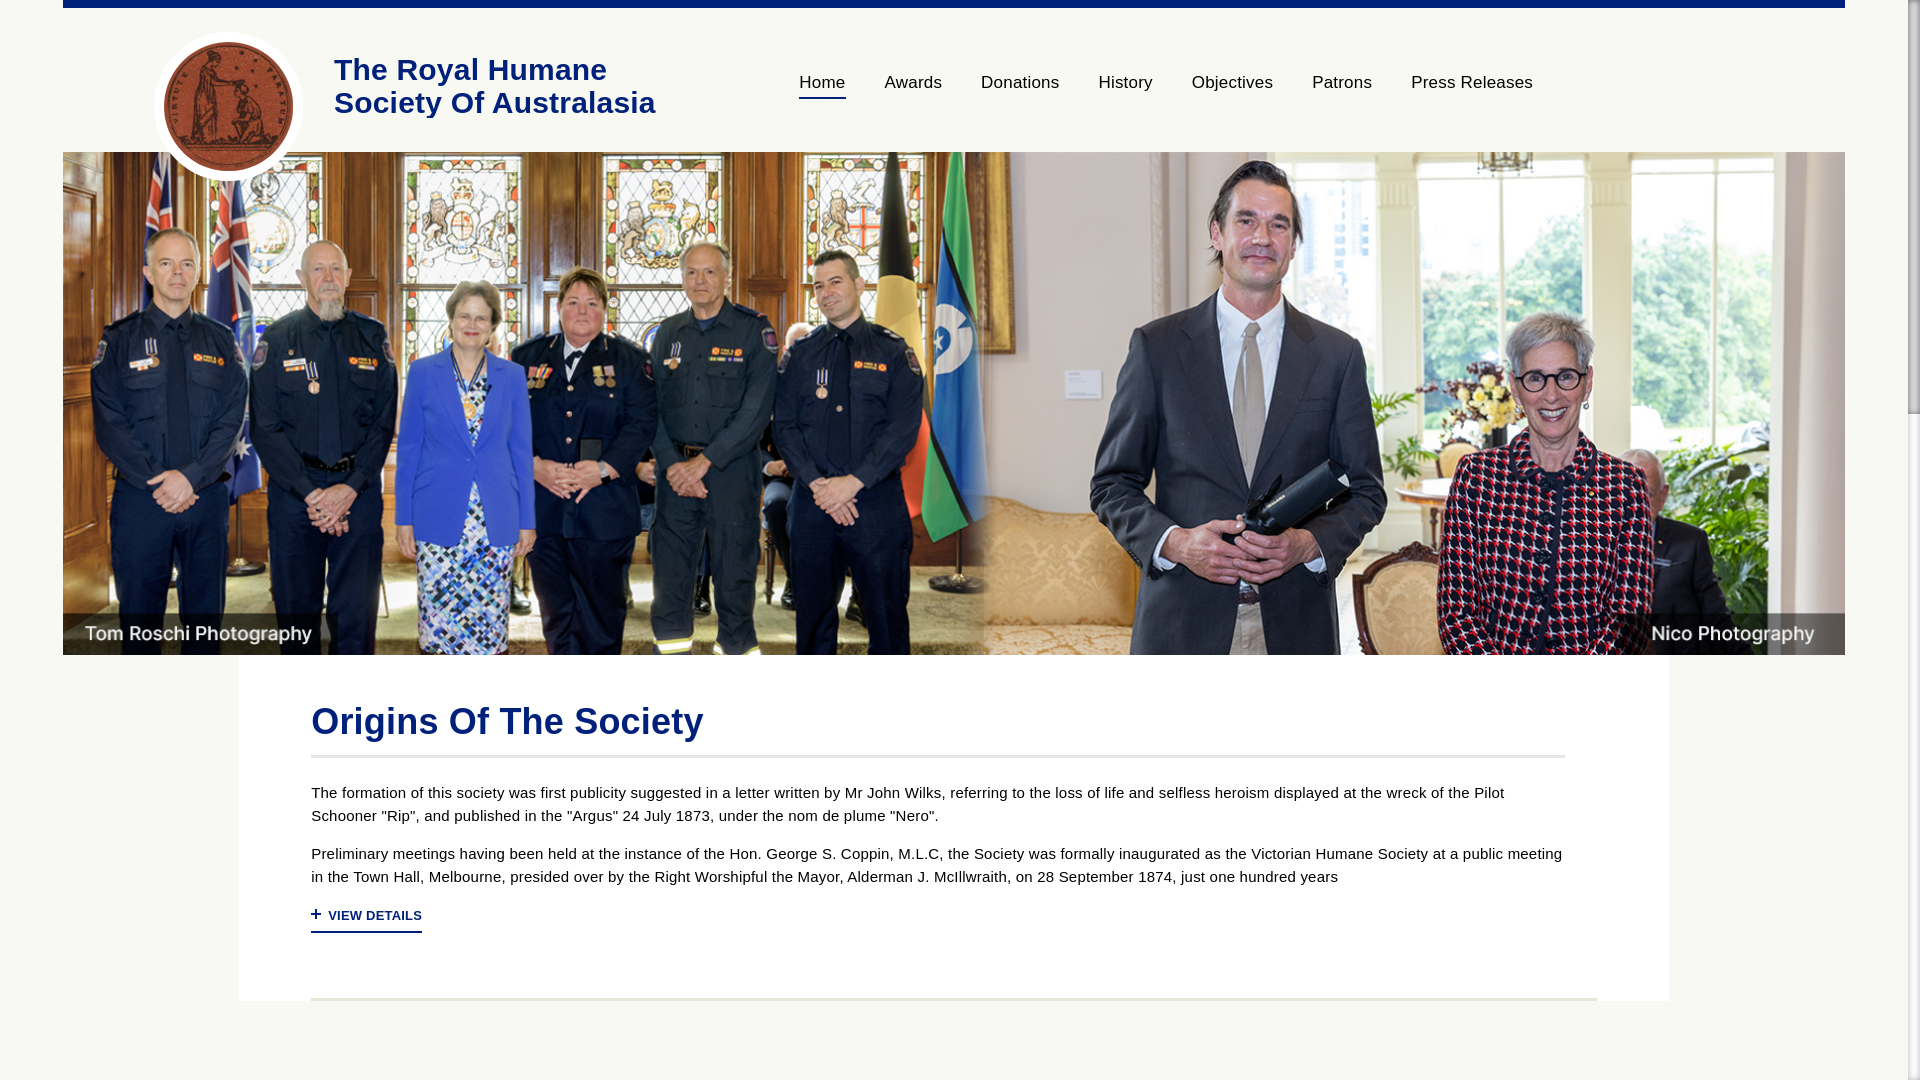  Describe the element at coordinates (1462, 91) in the screenshot. I see `'Press Releases'` at that location.